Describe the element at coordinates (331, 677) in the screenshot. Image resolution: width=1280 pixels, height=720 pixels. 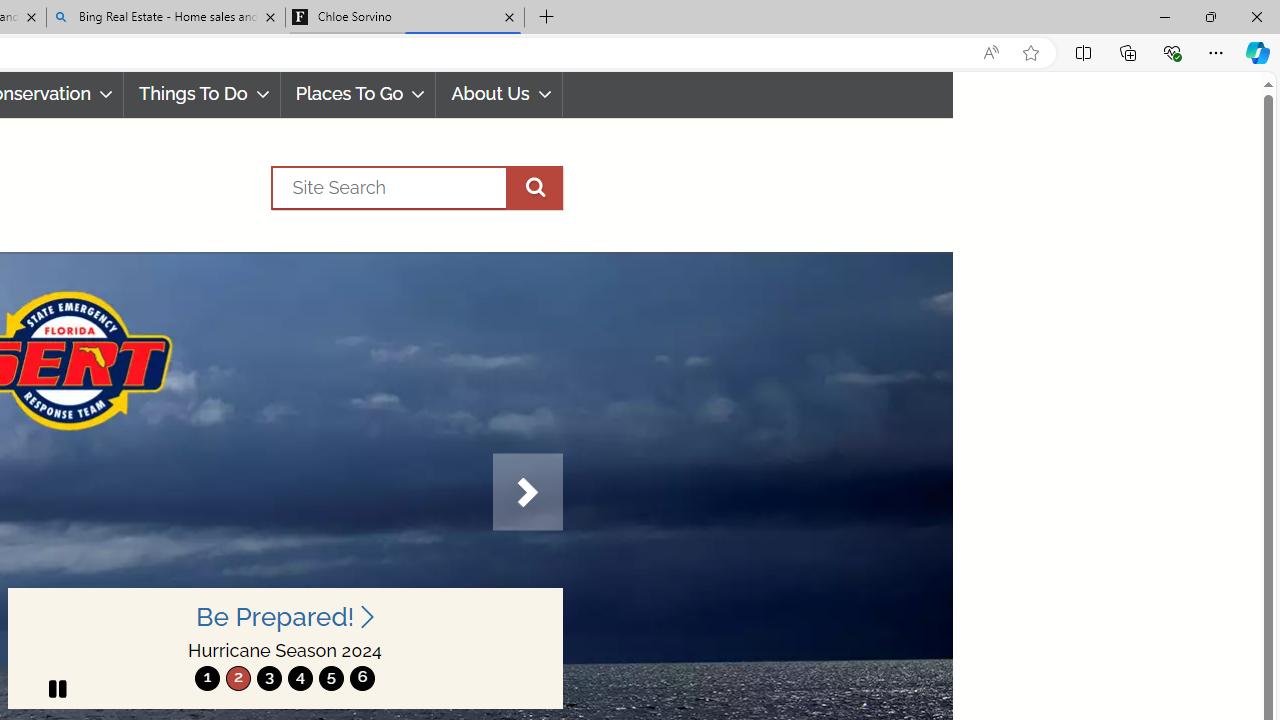
I see `'5'` at that location.